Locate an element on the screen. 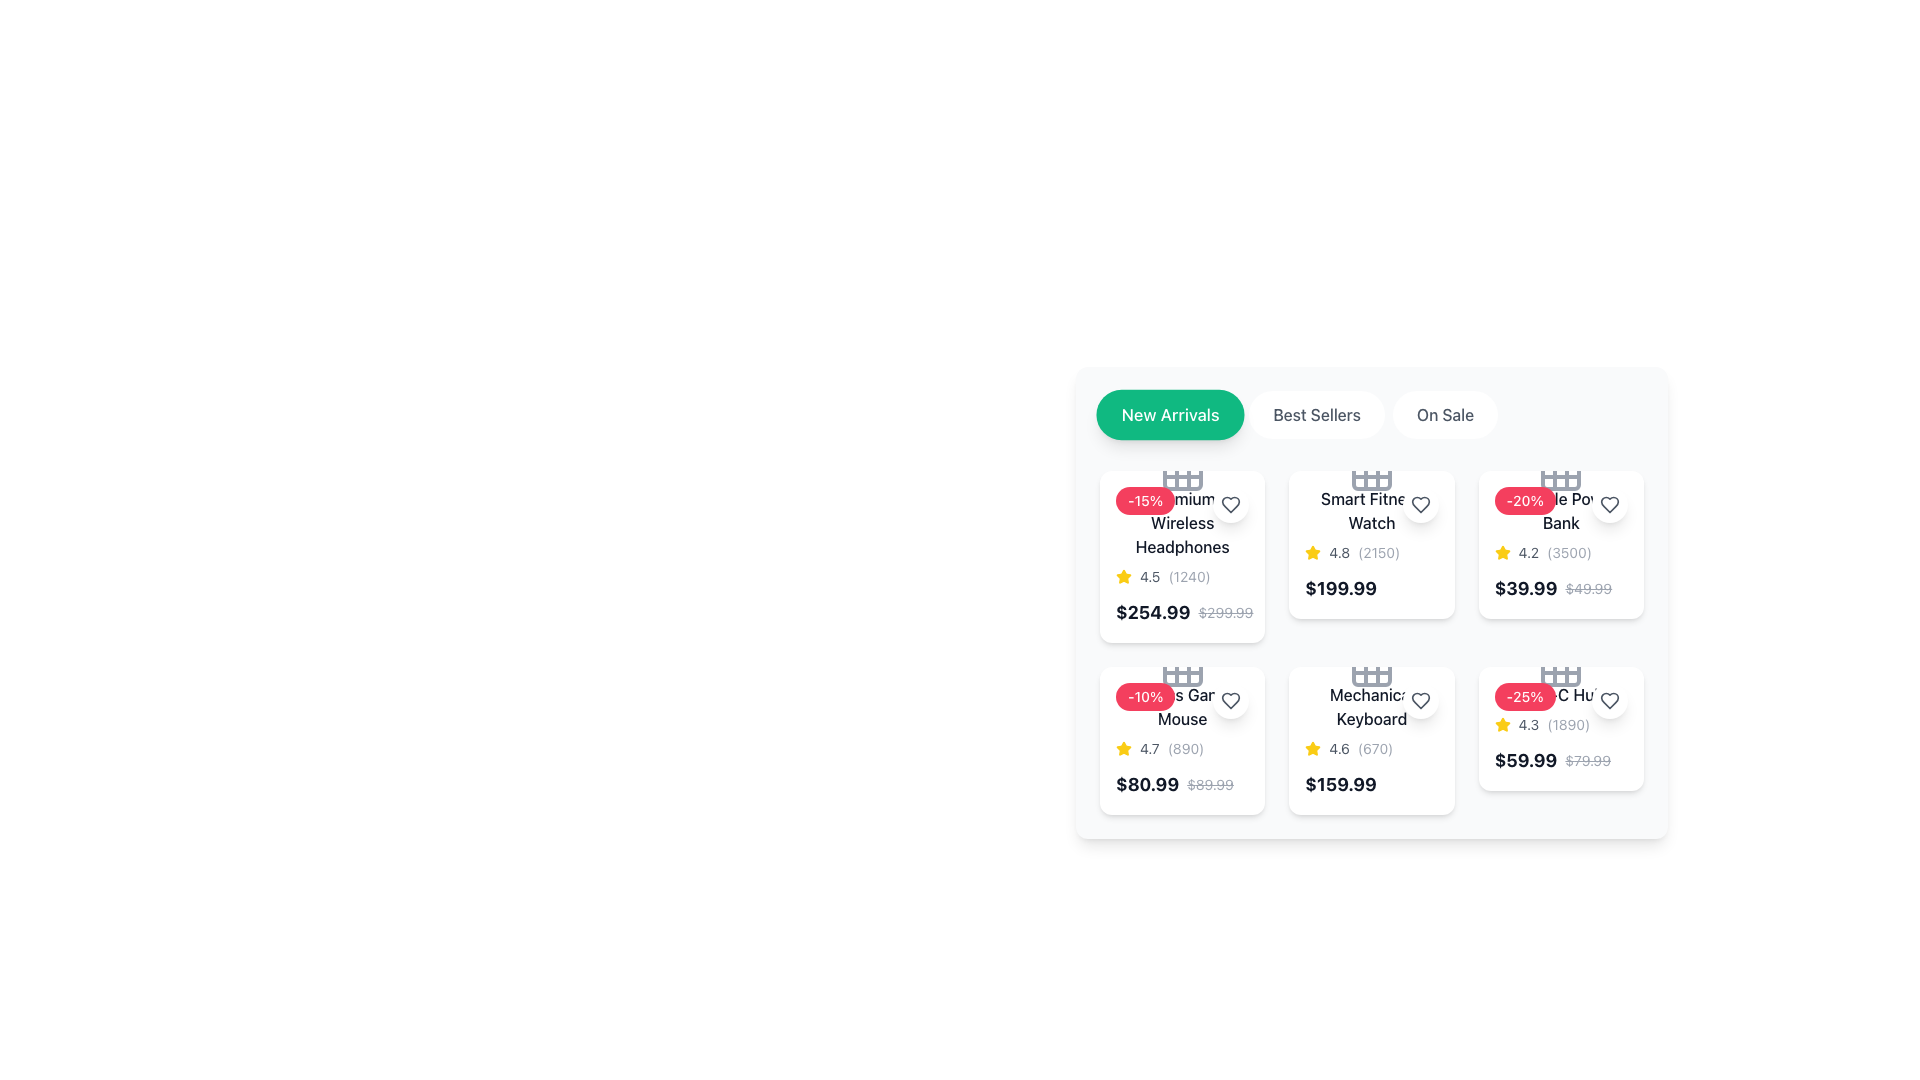  the heart-shaped icon located in the top-right corner of the product card for 'Premium Wireless Headphones' to favorite the item is located at coordinates (1230, 504).